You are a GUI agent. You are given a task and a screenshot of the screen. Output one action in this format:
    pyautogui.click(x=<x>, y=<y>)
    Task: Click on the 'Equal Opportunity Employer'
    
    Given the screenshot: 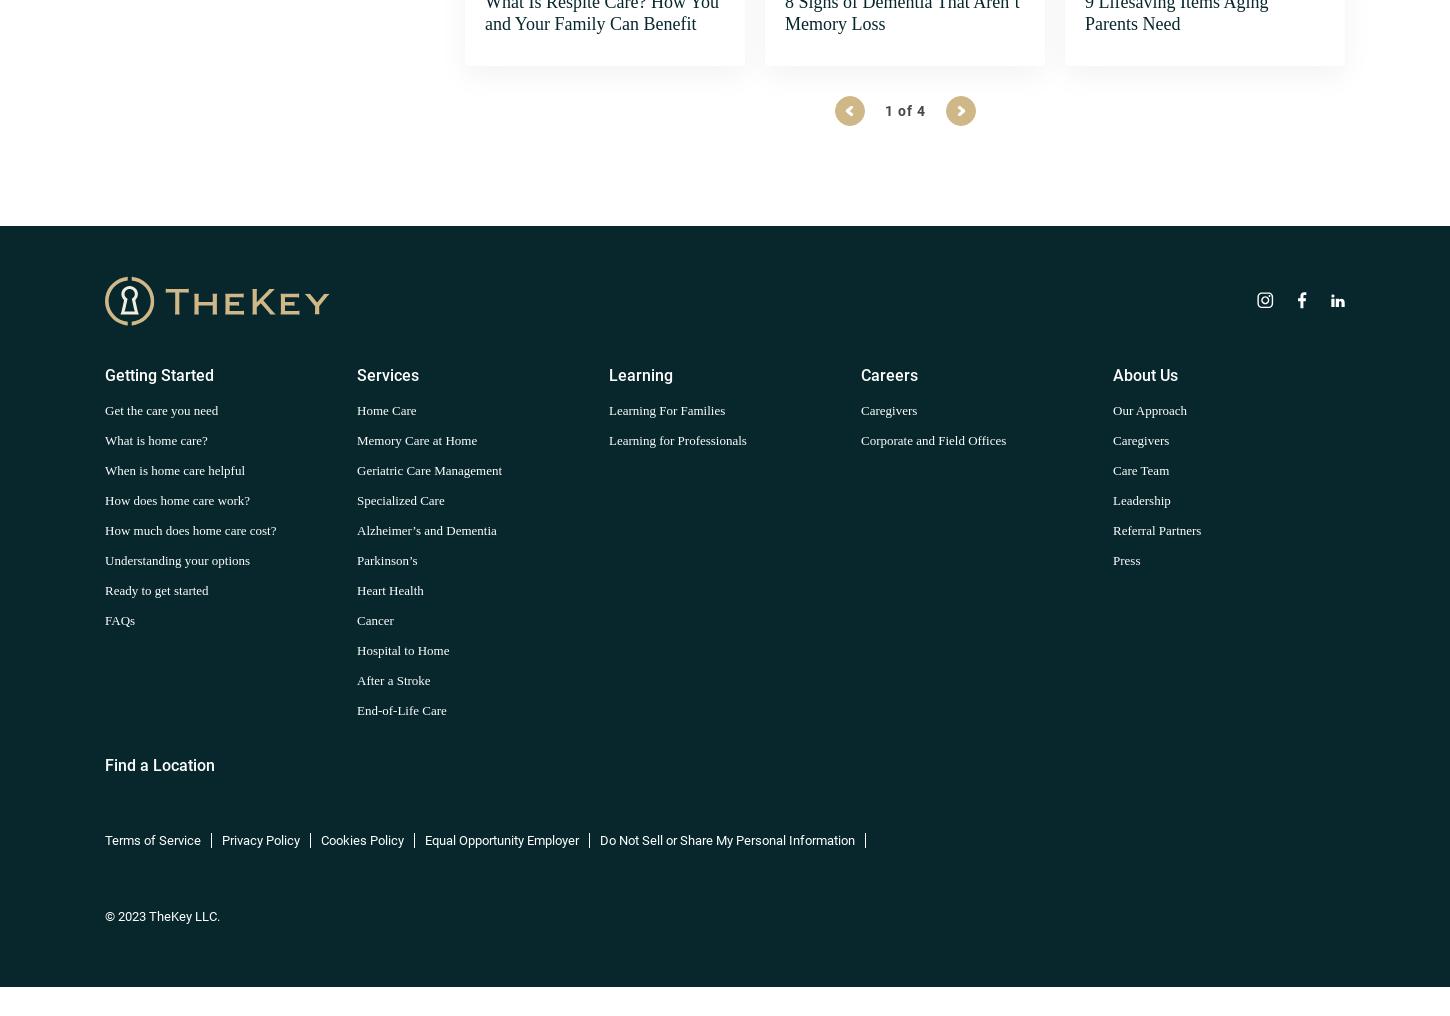 What is the action you would take?
    pyautogui.click(x=501, y=839)
    